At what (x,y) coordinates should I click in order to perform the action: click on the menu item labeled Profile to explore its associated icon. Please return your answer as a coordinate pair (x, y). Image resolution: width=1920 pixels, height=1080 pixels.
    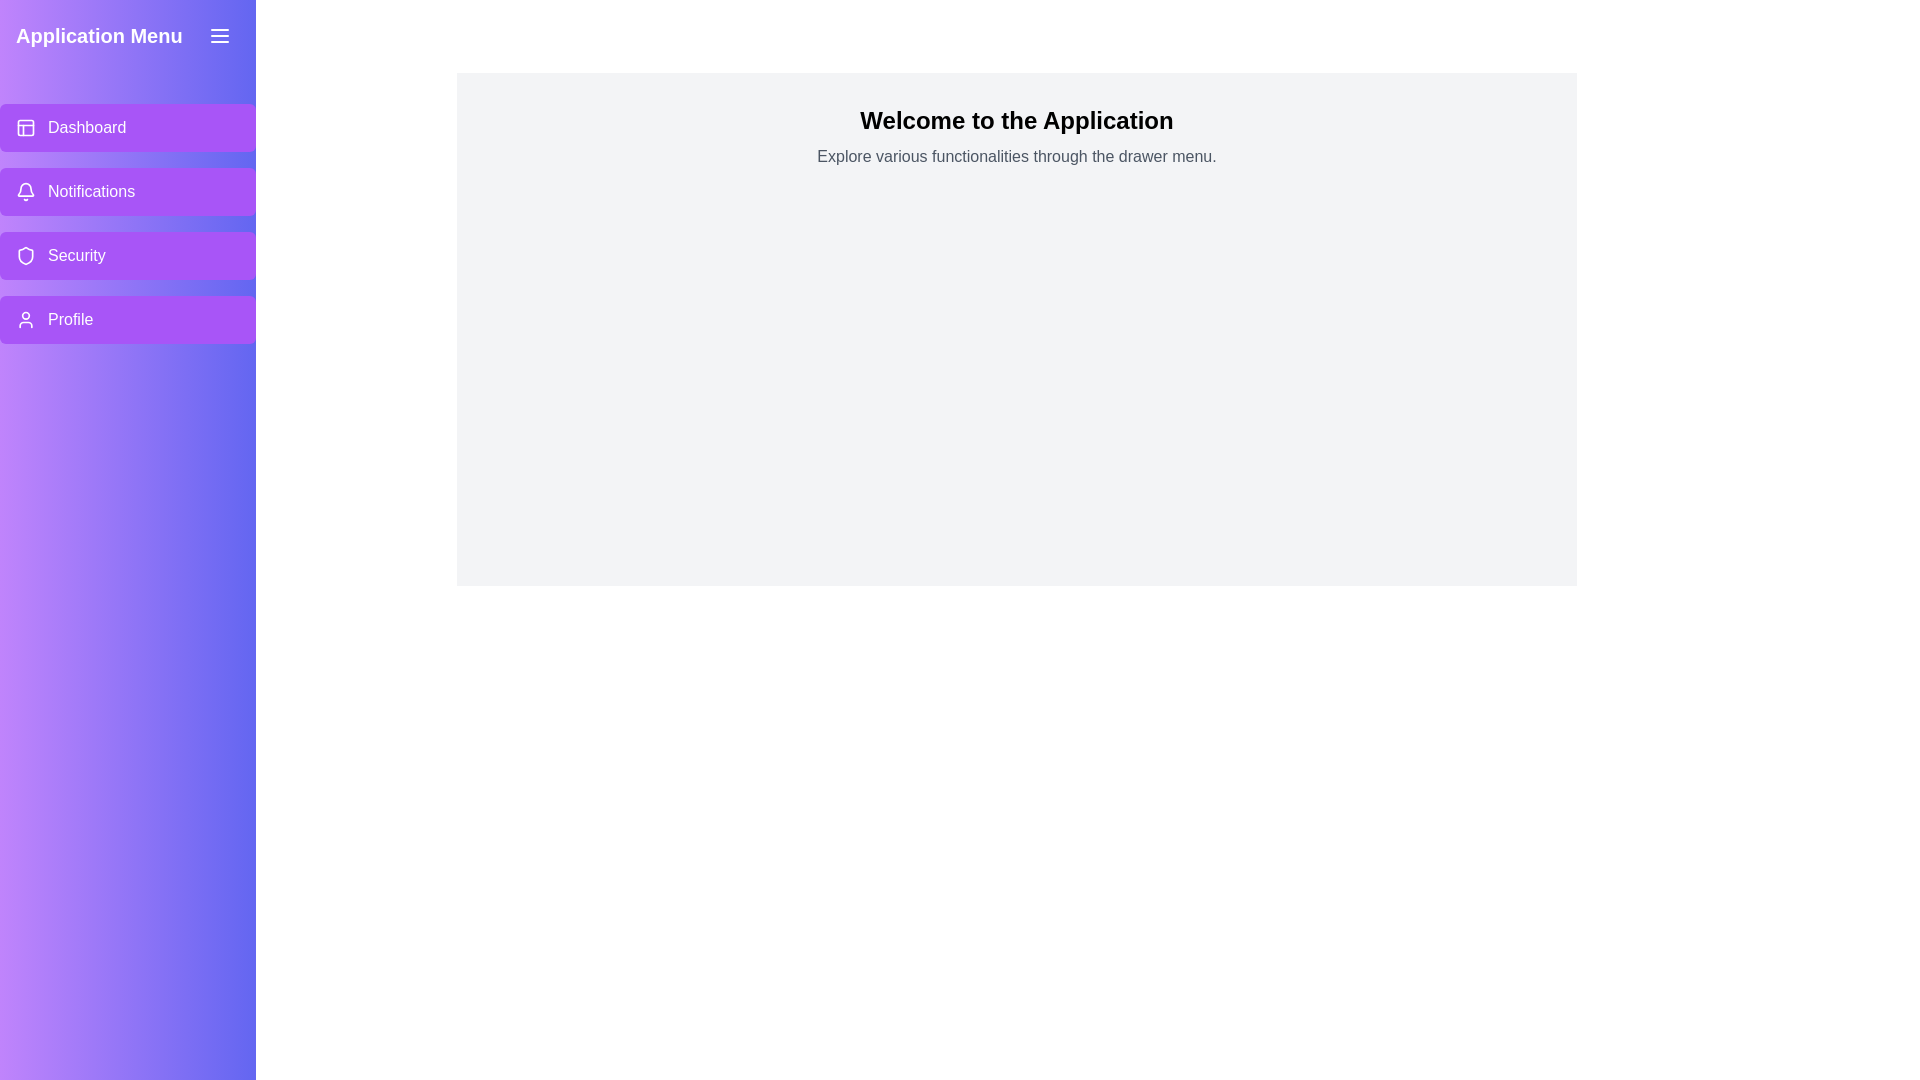
    Looking at the image, I should click on (25, 319).